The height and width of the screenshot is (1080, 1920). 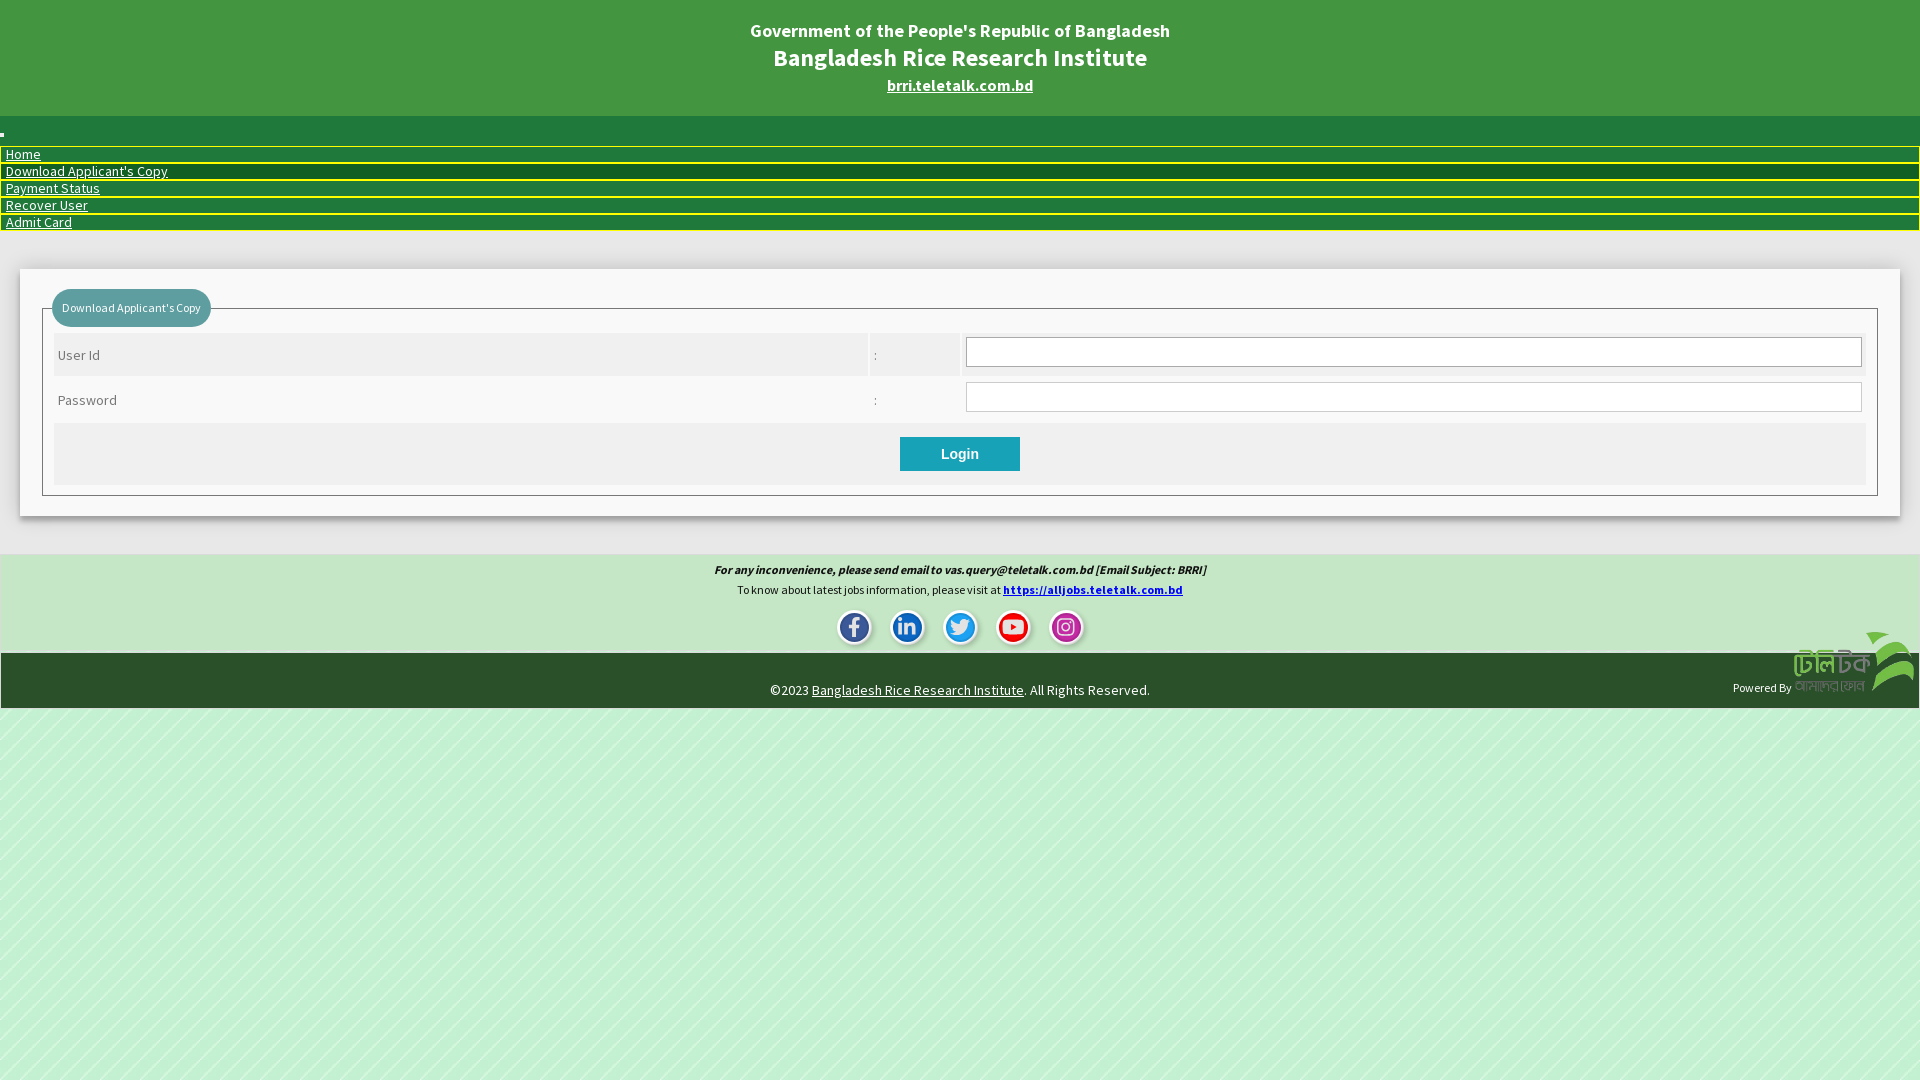 What do you see at coordinates (960, 83) in the screenshot?
I see `'brri.teletalk.com.bd'` at bounding box center [960, 83].